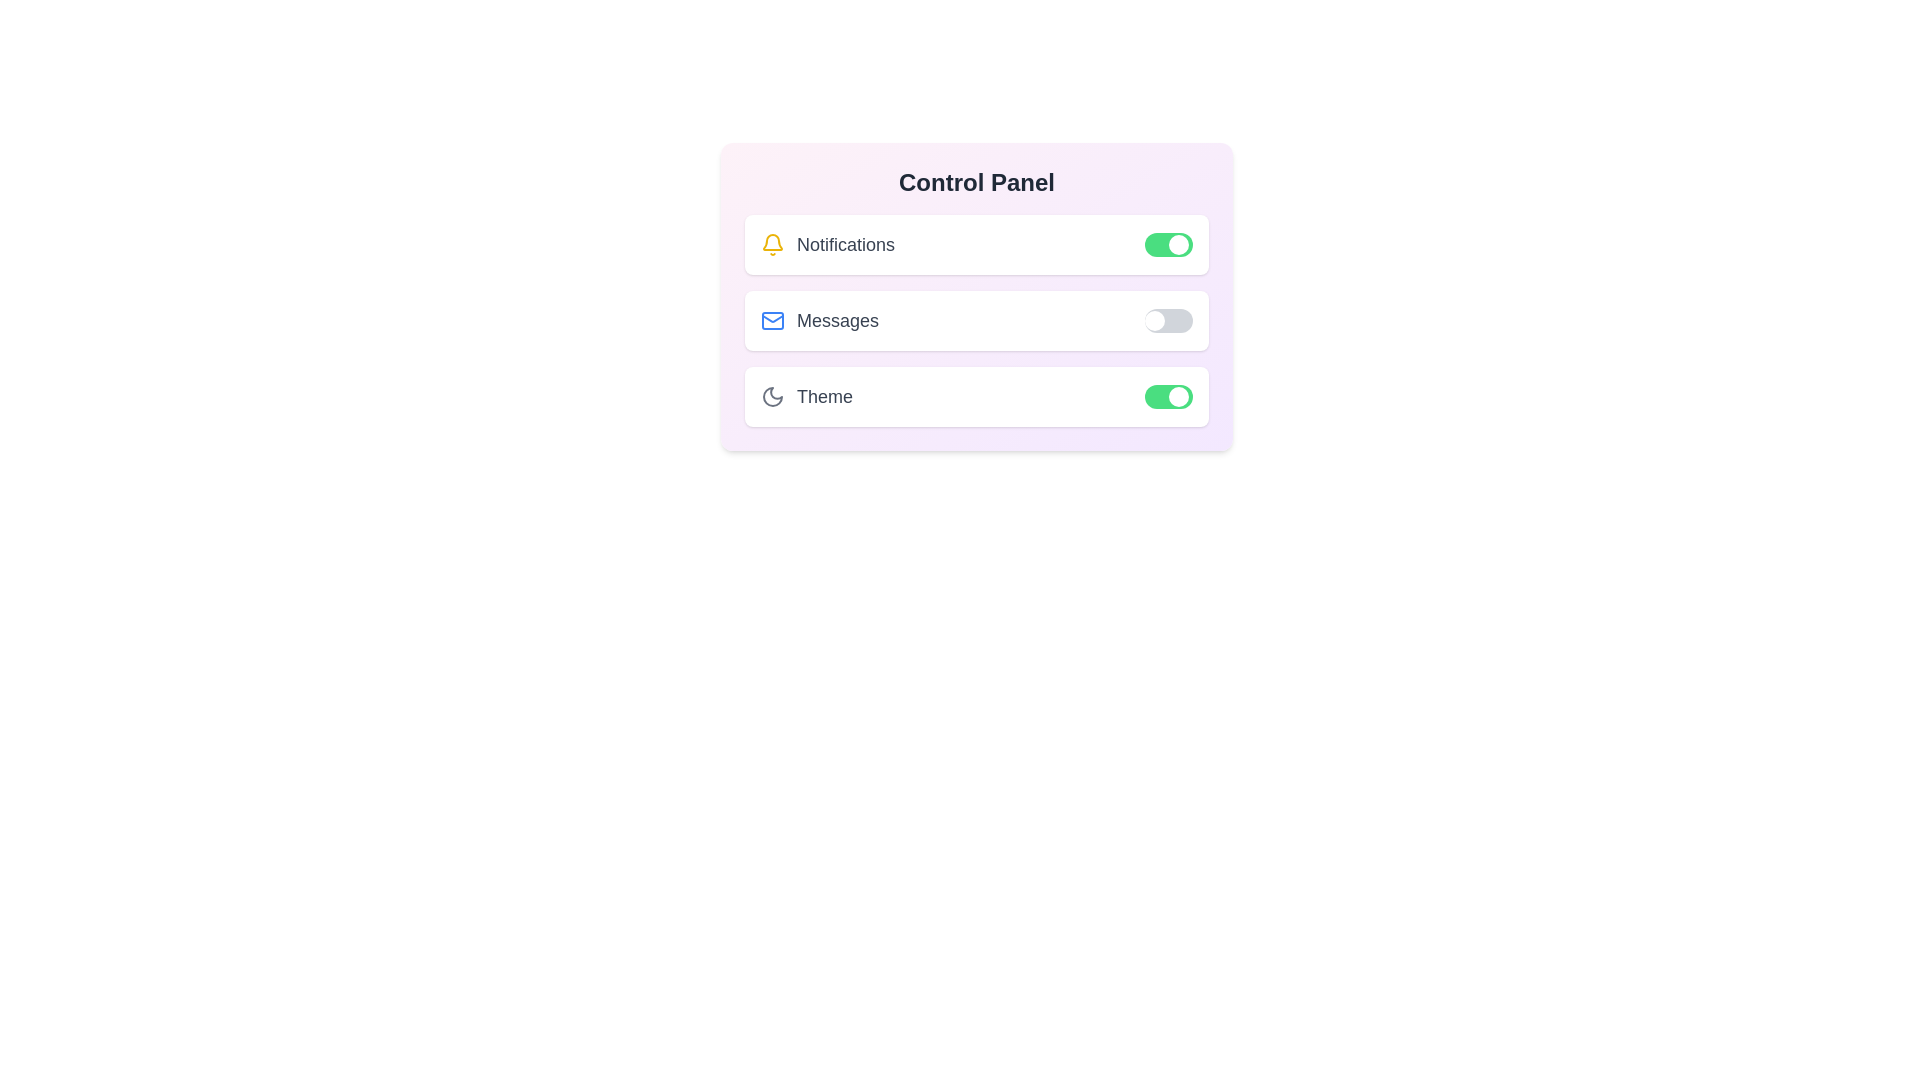 The height and width of the screenshot is (1080, 1920). What do you see at coordinates (1169, 244) in the screenshot?
I see `the toggle switch in the Notifications row of the control panel to switch it off` at bounding box center [1169, 244].